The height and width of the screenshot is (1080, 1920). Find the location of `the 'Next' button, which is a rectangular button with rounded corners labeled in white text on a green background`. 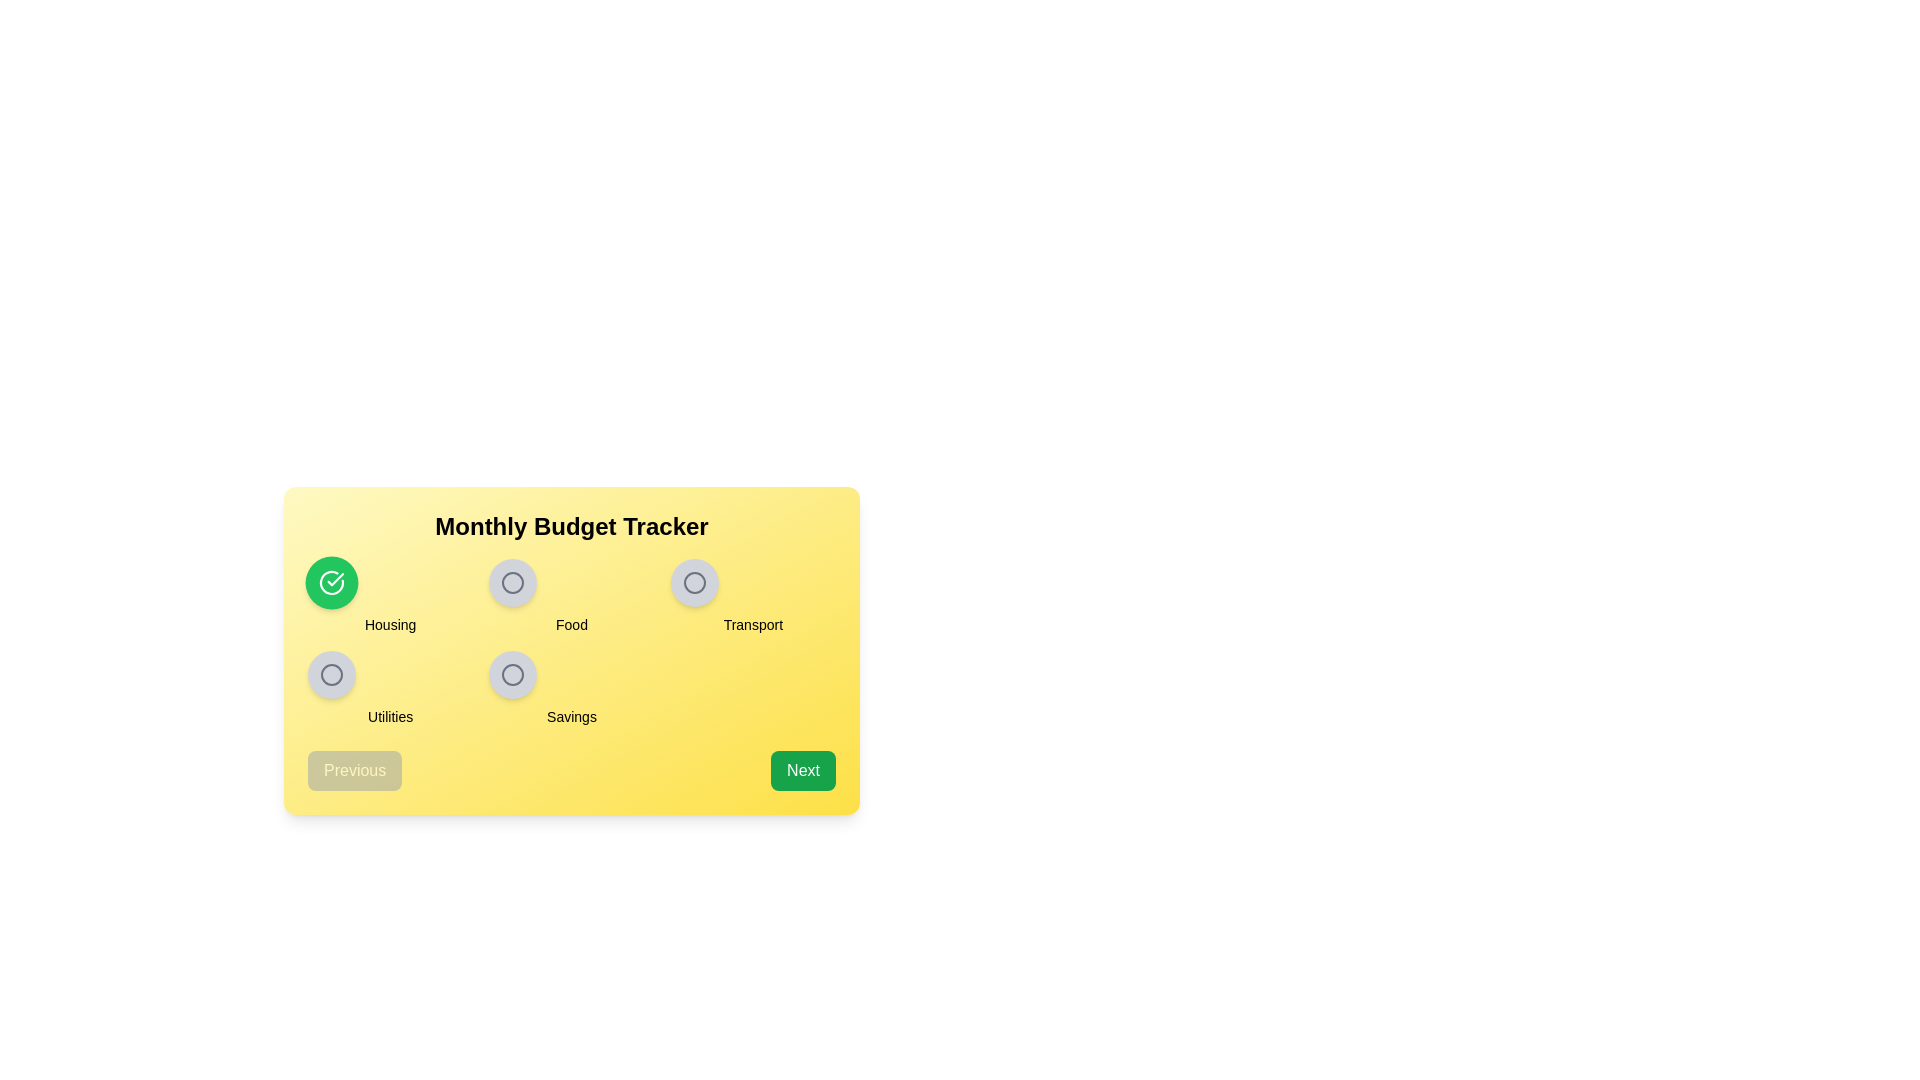

the 'Next' button, which is a rectangular button with rounded corners labeled in white text on a green background is located at coordinates (803, 770).